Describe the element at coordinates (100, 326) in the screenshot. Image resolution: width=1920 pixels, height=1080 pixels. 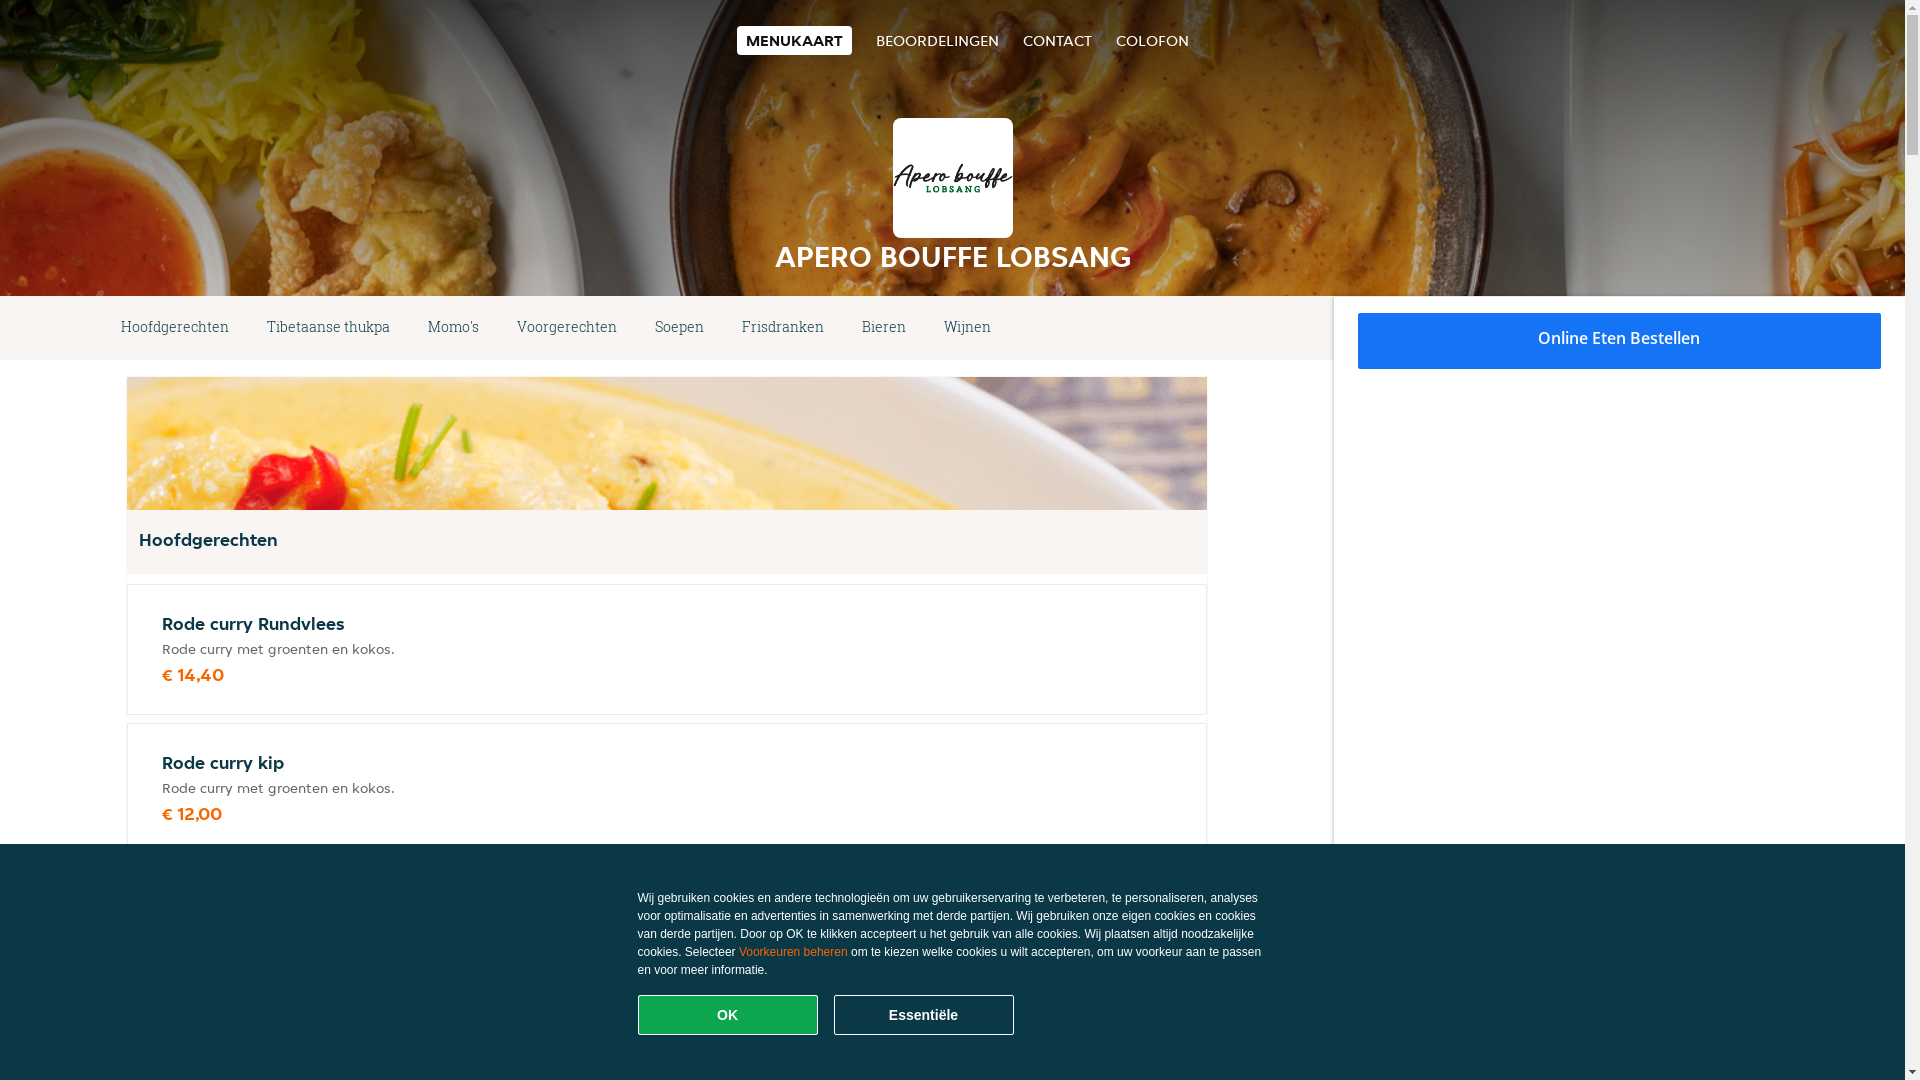
I see `'Hoofdgerechten'` at that location.